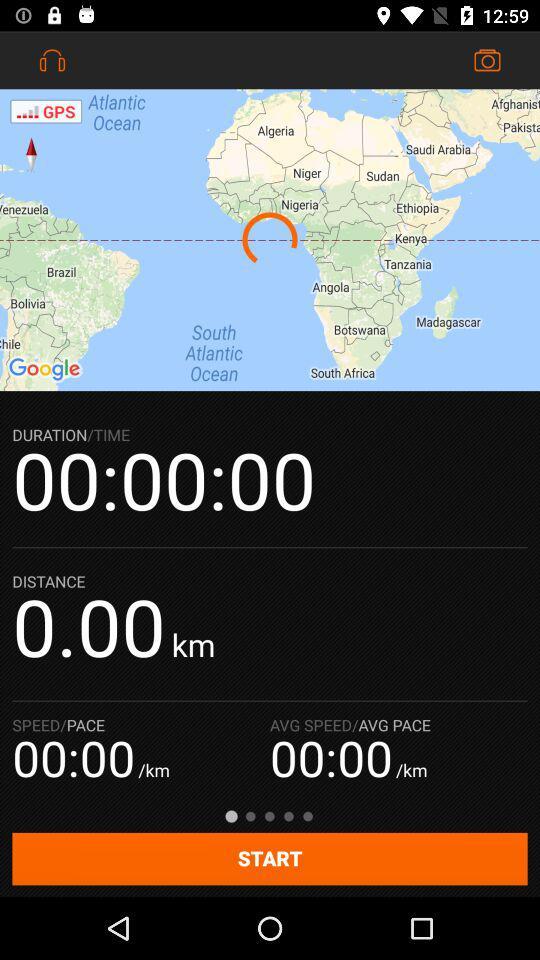 This screenshot has width=540, height=960. What do you see at coordinates (270, 858) in the screenshot?
I see `start icon` at bounding box center [270, 858].